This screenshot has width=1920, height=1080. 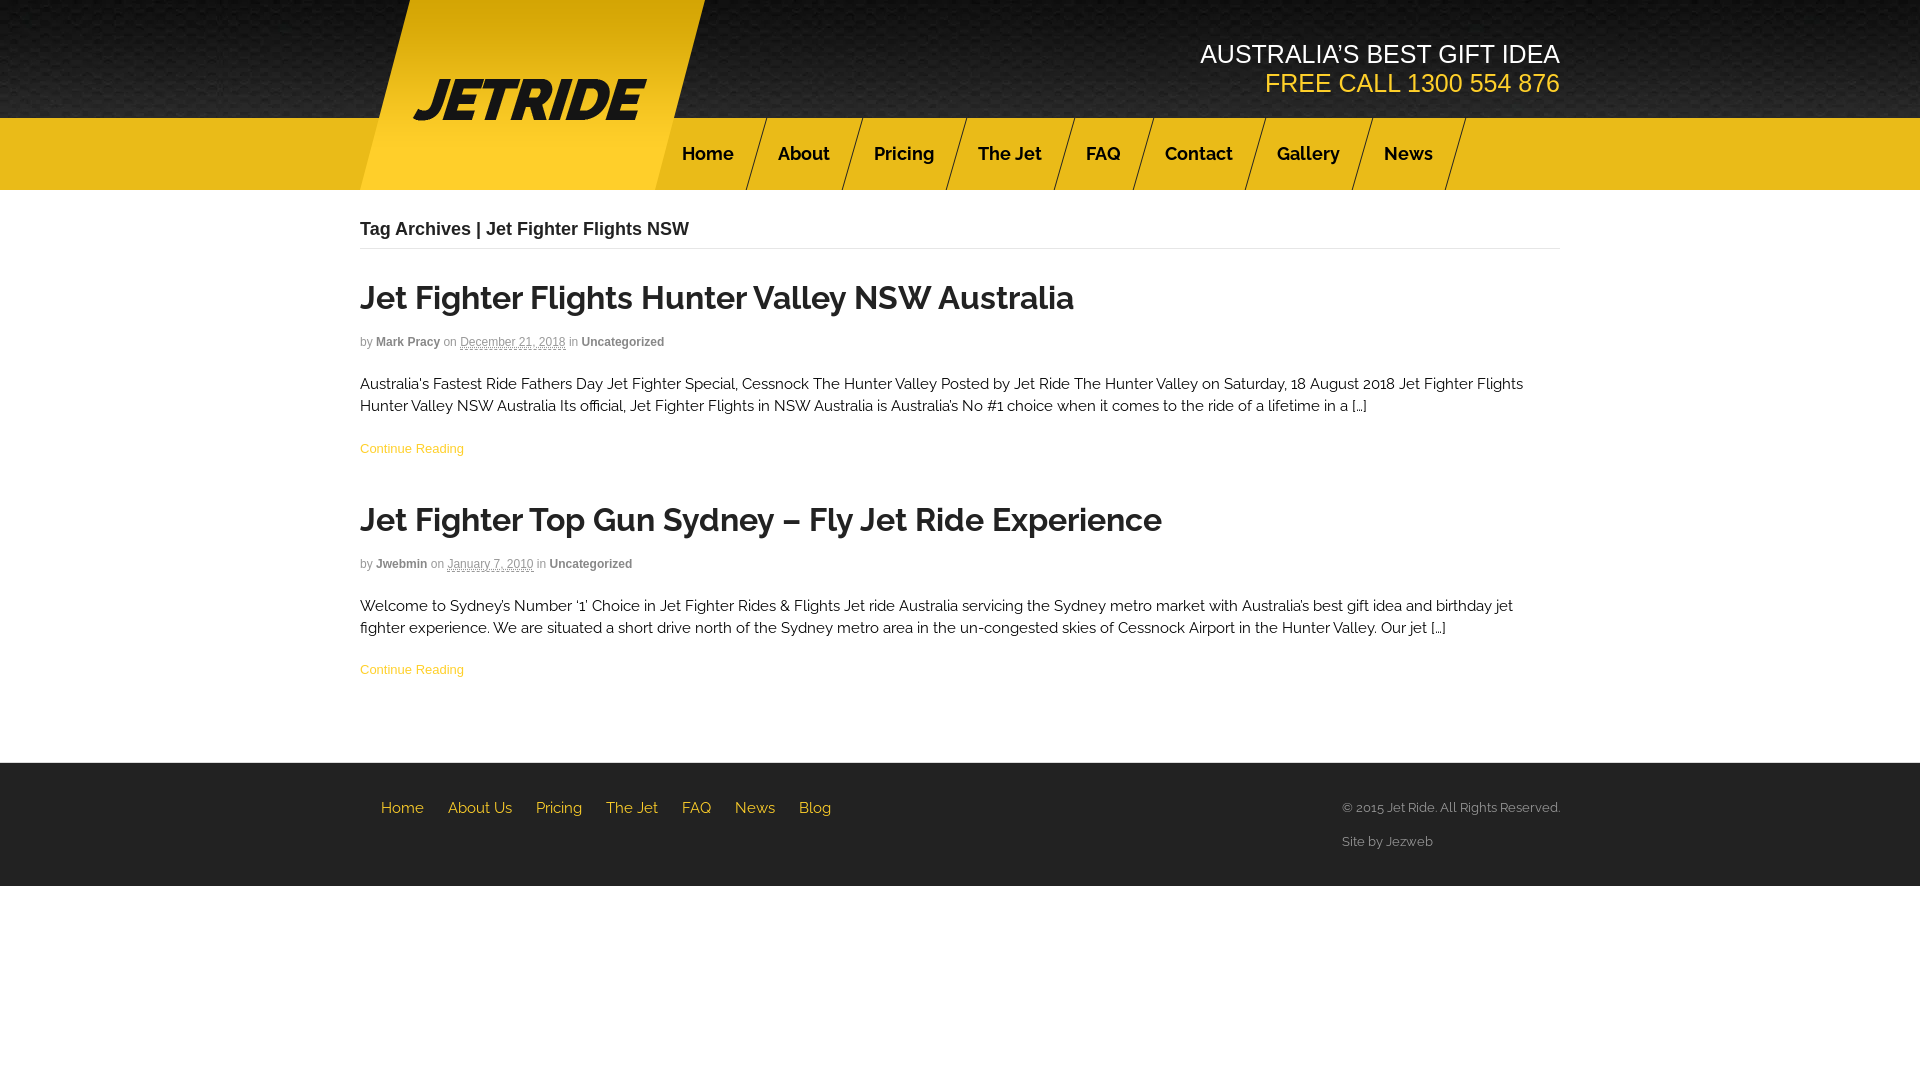 What do you see at coordinates (815, 806) in the screenshot?
I see `'Blog'` at bounding box center [815, 806].